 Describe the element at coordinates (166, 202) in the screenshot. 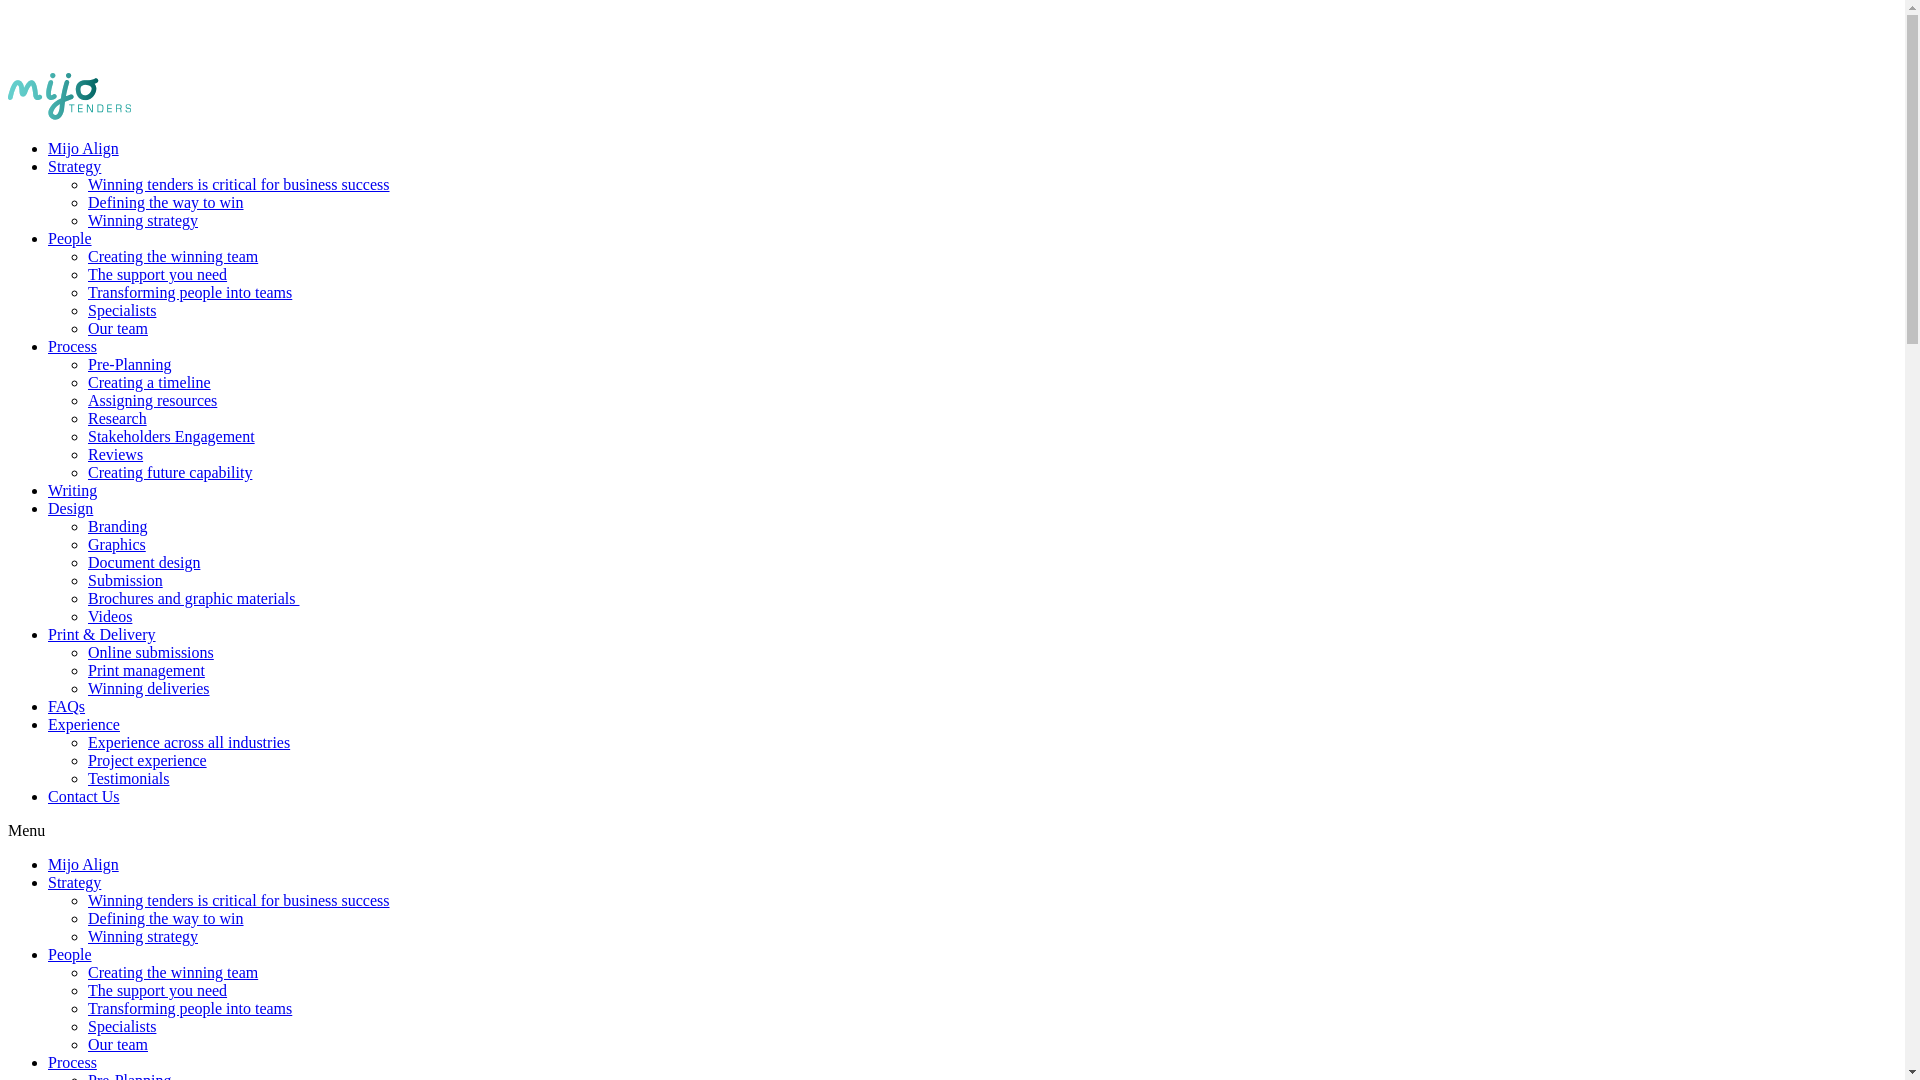

I see `'Defining the way to win'` at that location.